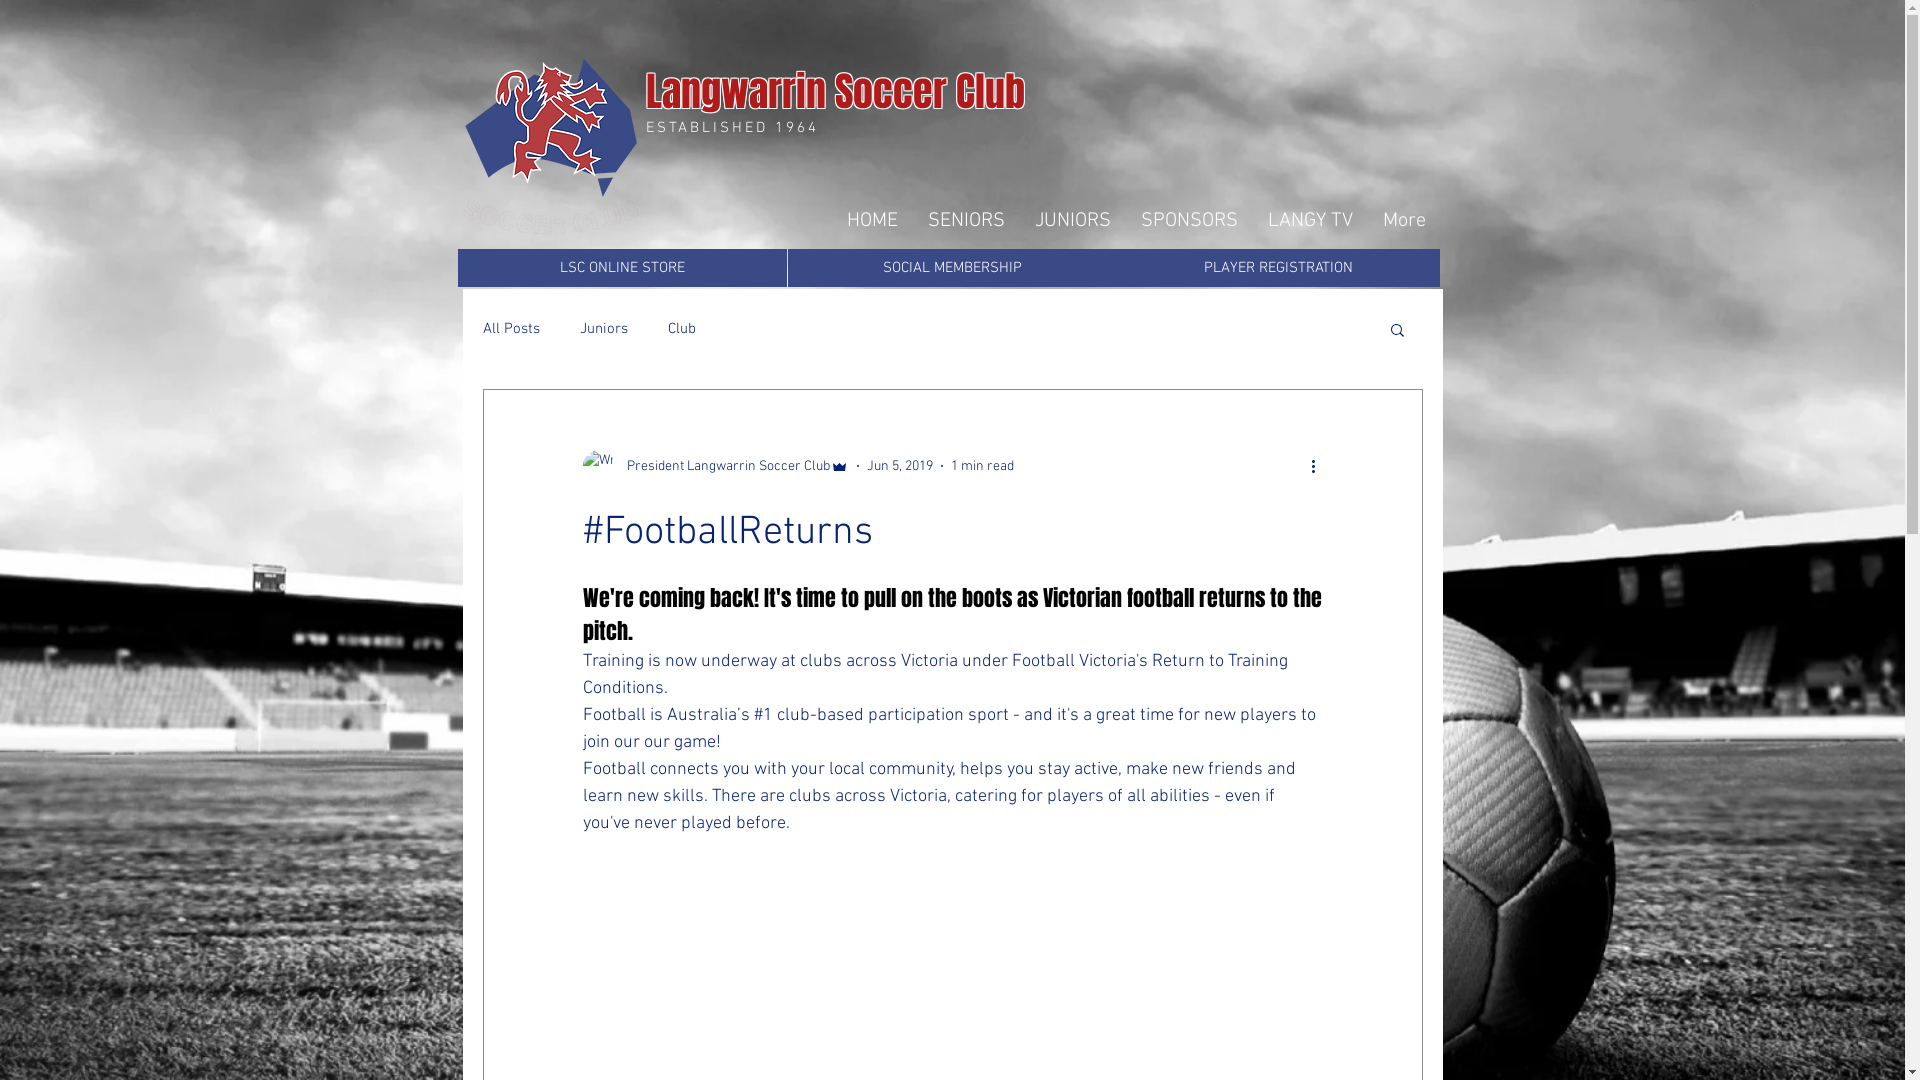 The height and width of the screenshot is (1080, 1920). I want to click on 'SOCIAL MEMBERSHIP', so click(951, 266).